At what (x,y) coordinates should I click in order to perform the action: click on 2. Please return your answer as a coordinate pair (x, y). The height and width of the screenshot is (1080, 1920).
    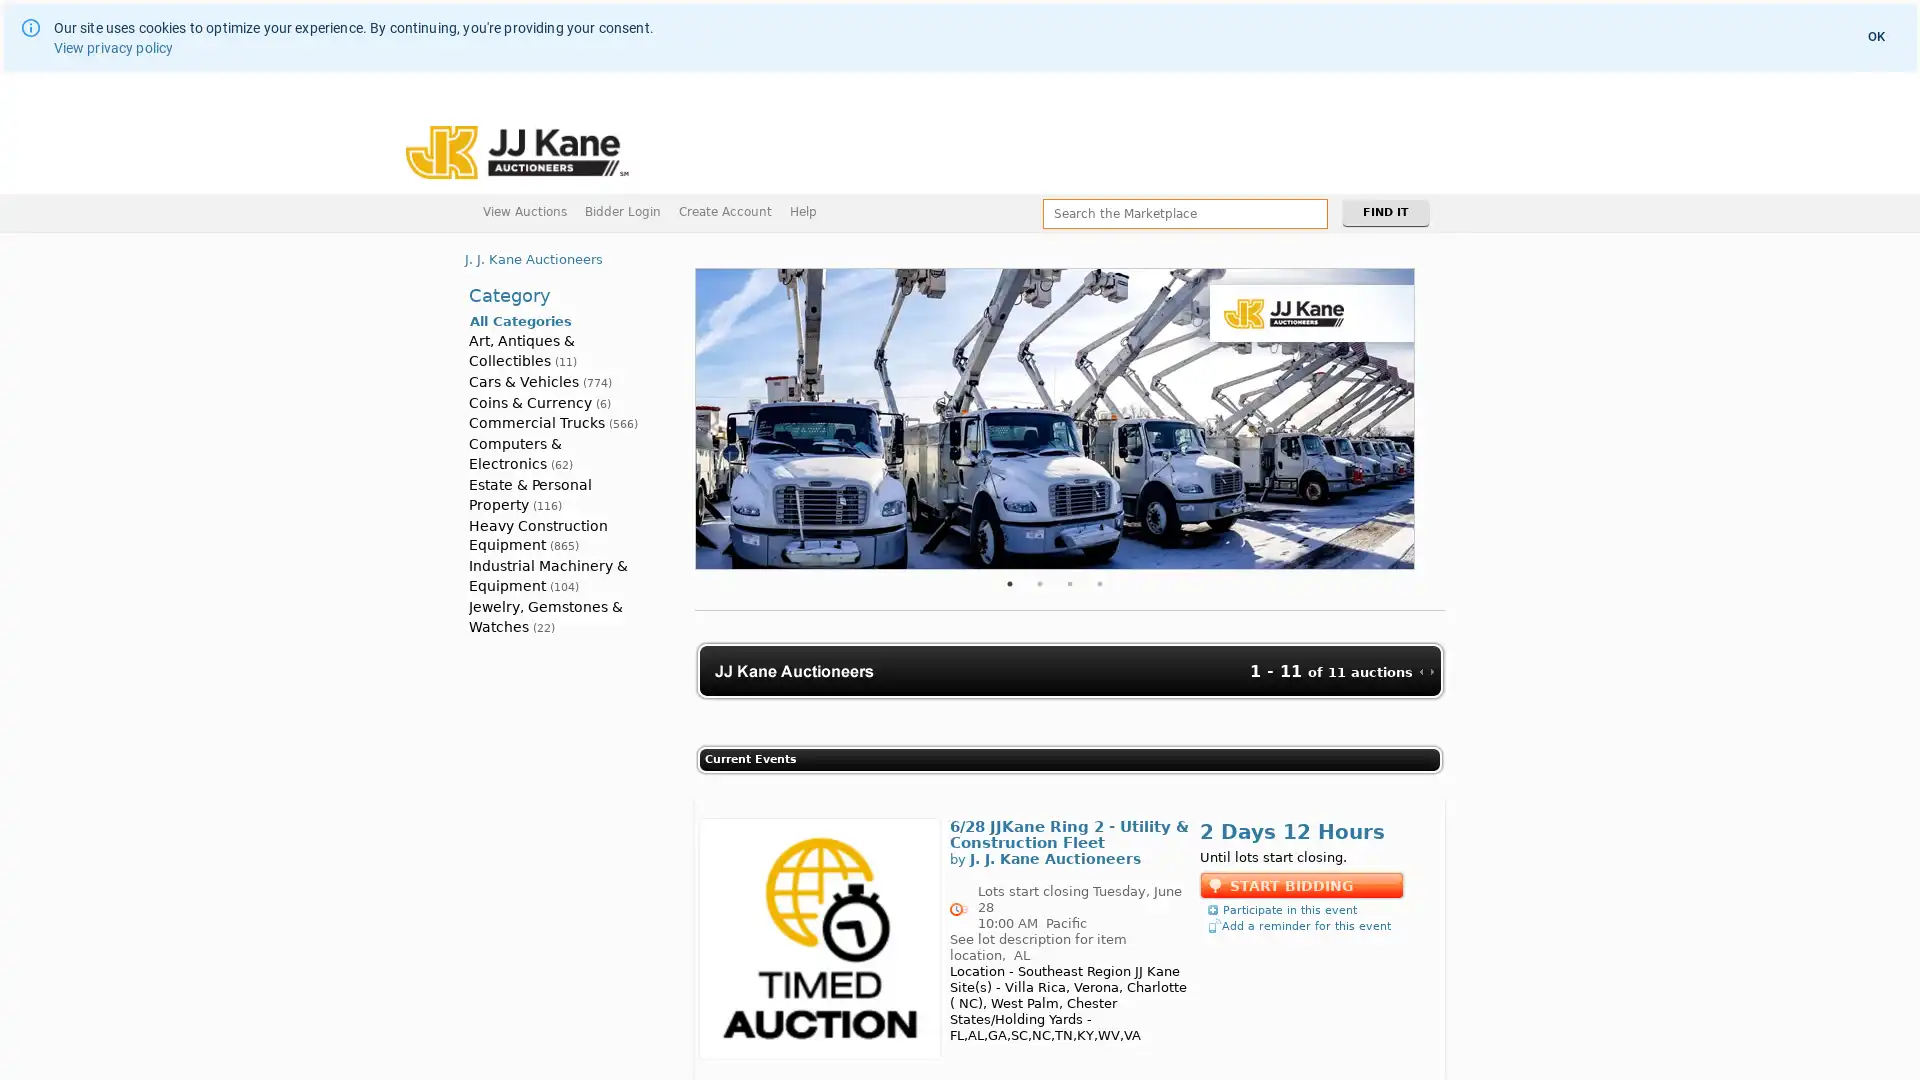
    Looking at the image, I should click on (1040, 583).